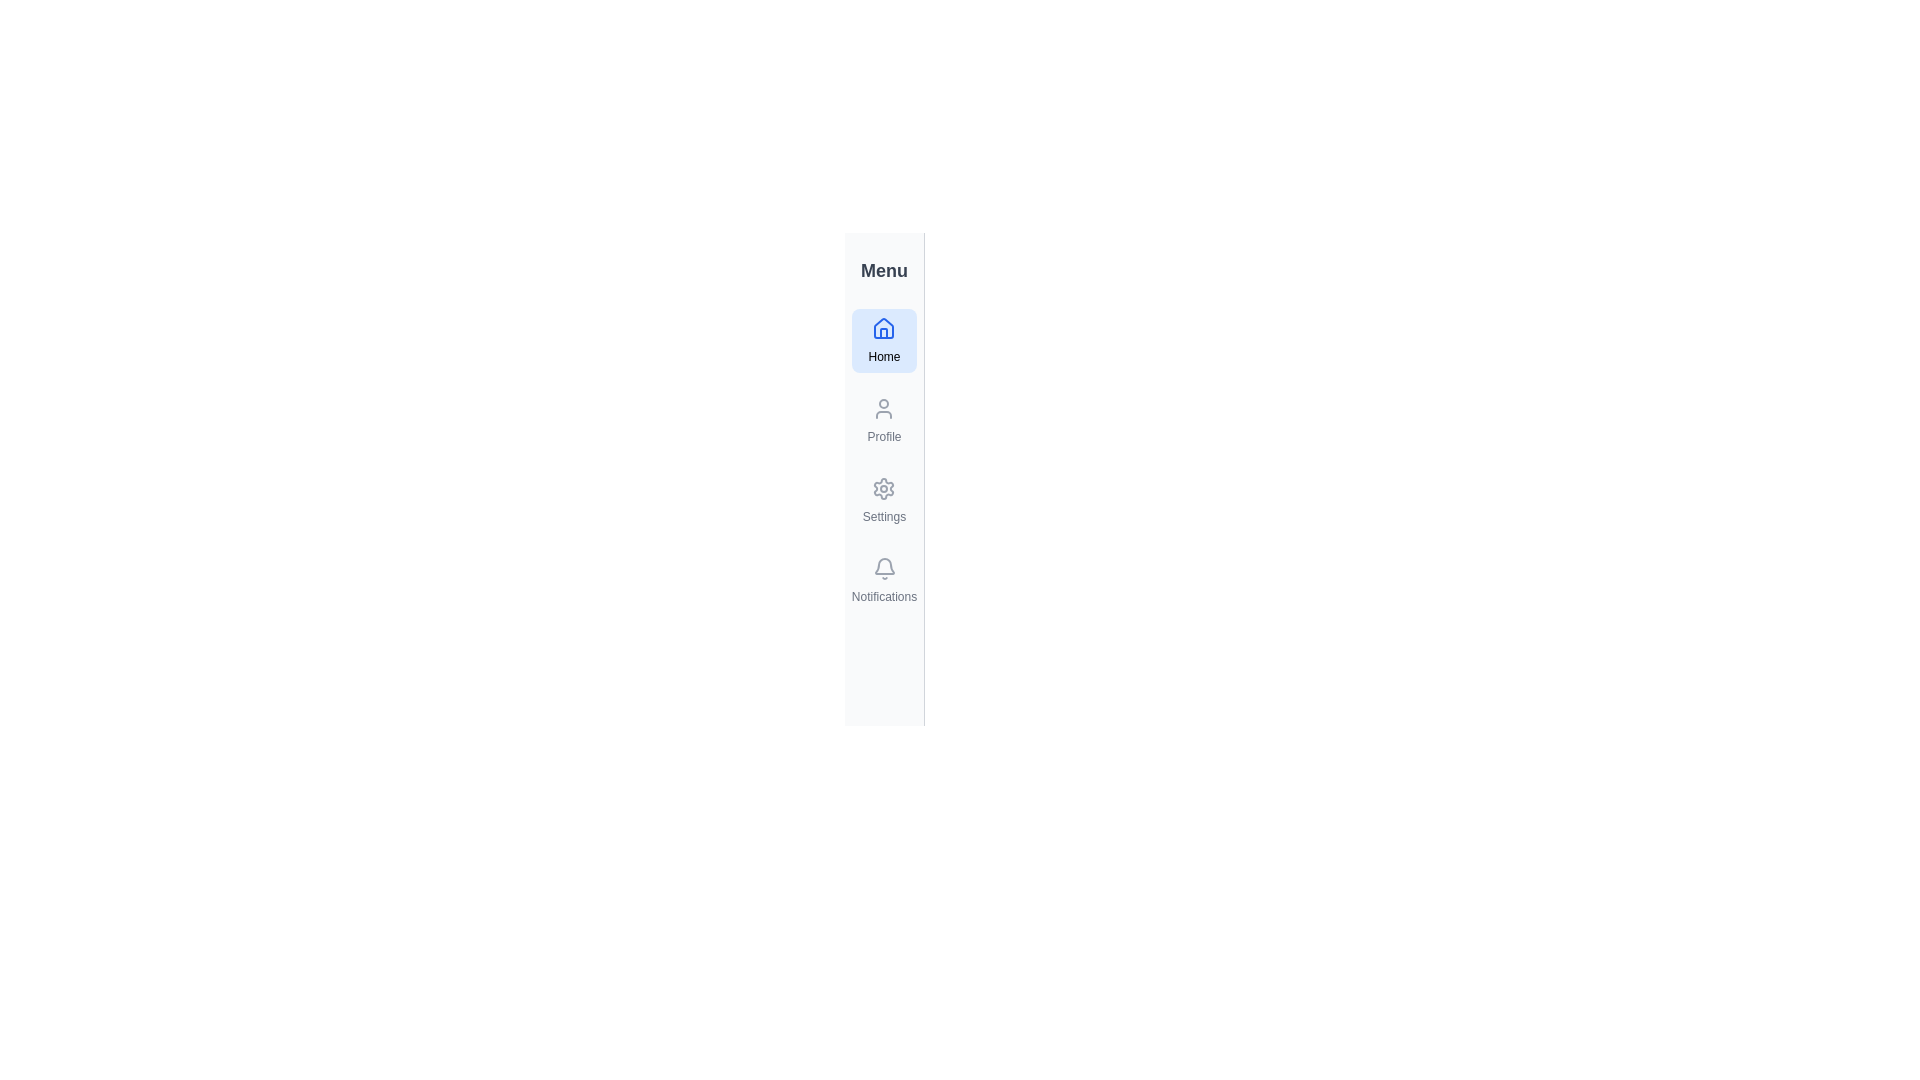 This screenshot has width=1920, height=1080. Describe the element at coordinates (883, 407) in the screenshot. I see `the user icon, which is a gray outline of a head and shoulders, positioned above the 'Profile' text in the vertical menu` at that location.